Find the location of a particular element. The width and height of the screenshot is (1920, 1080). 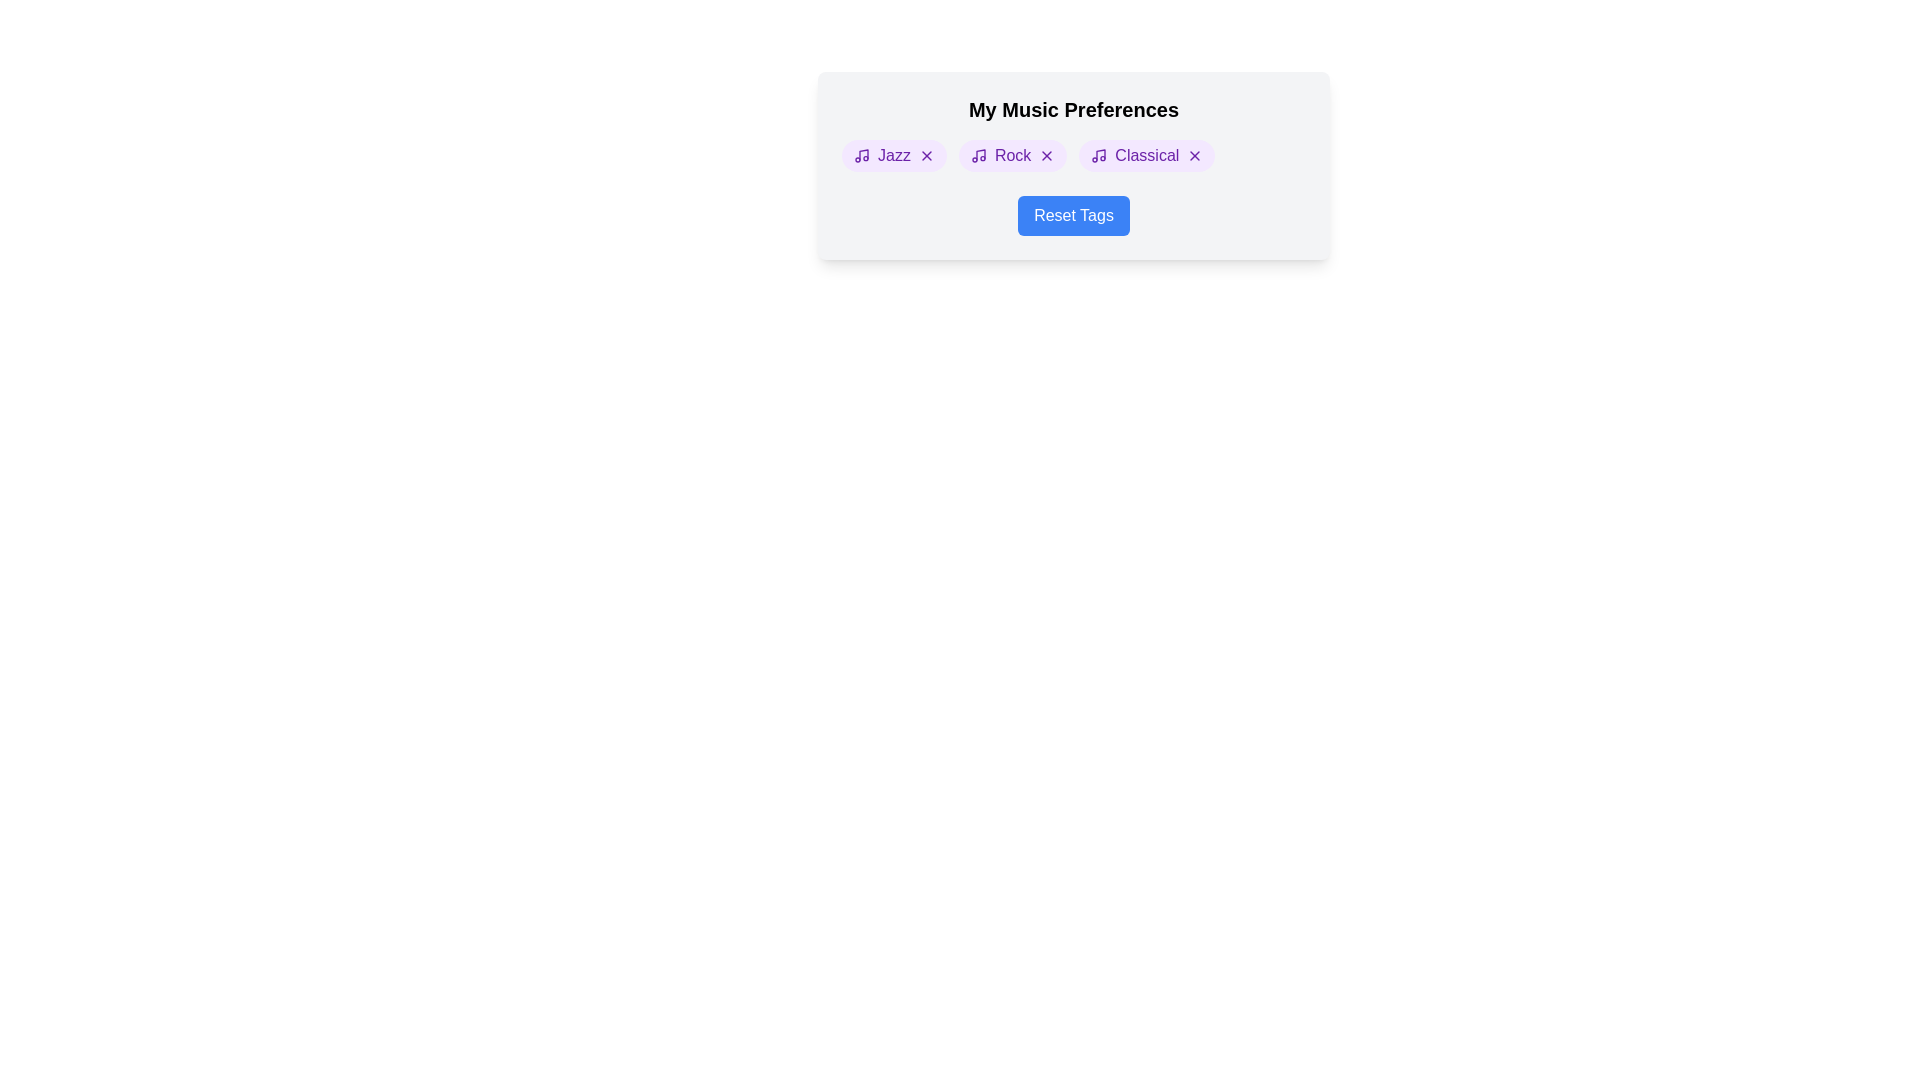

the remove button for the tag Classical to delete it is located at coordinates (1195, 154).